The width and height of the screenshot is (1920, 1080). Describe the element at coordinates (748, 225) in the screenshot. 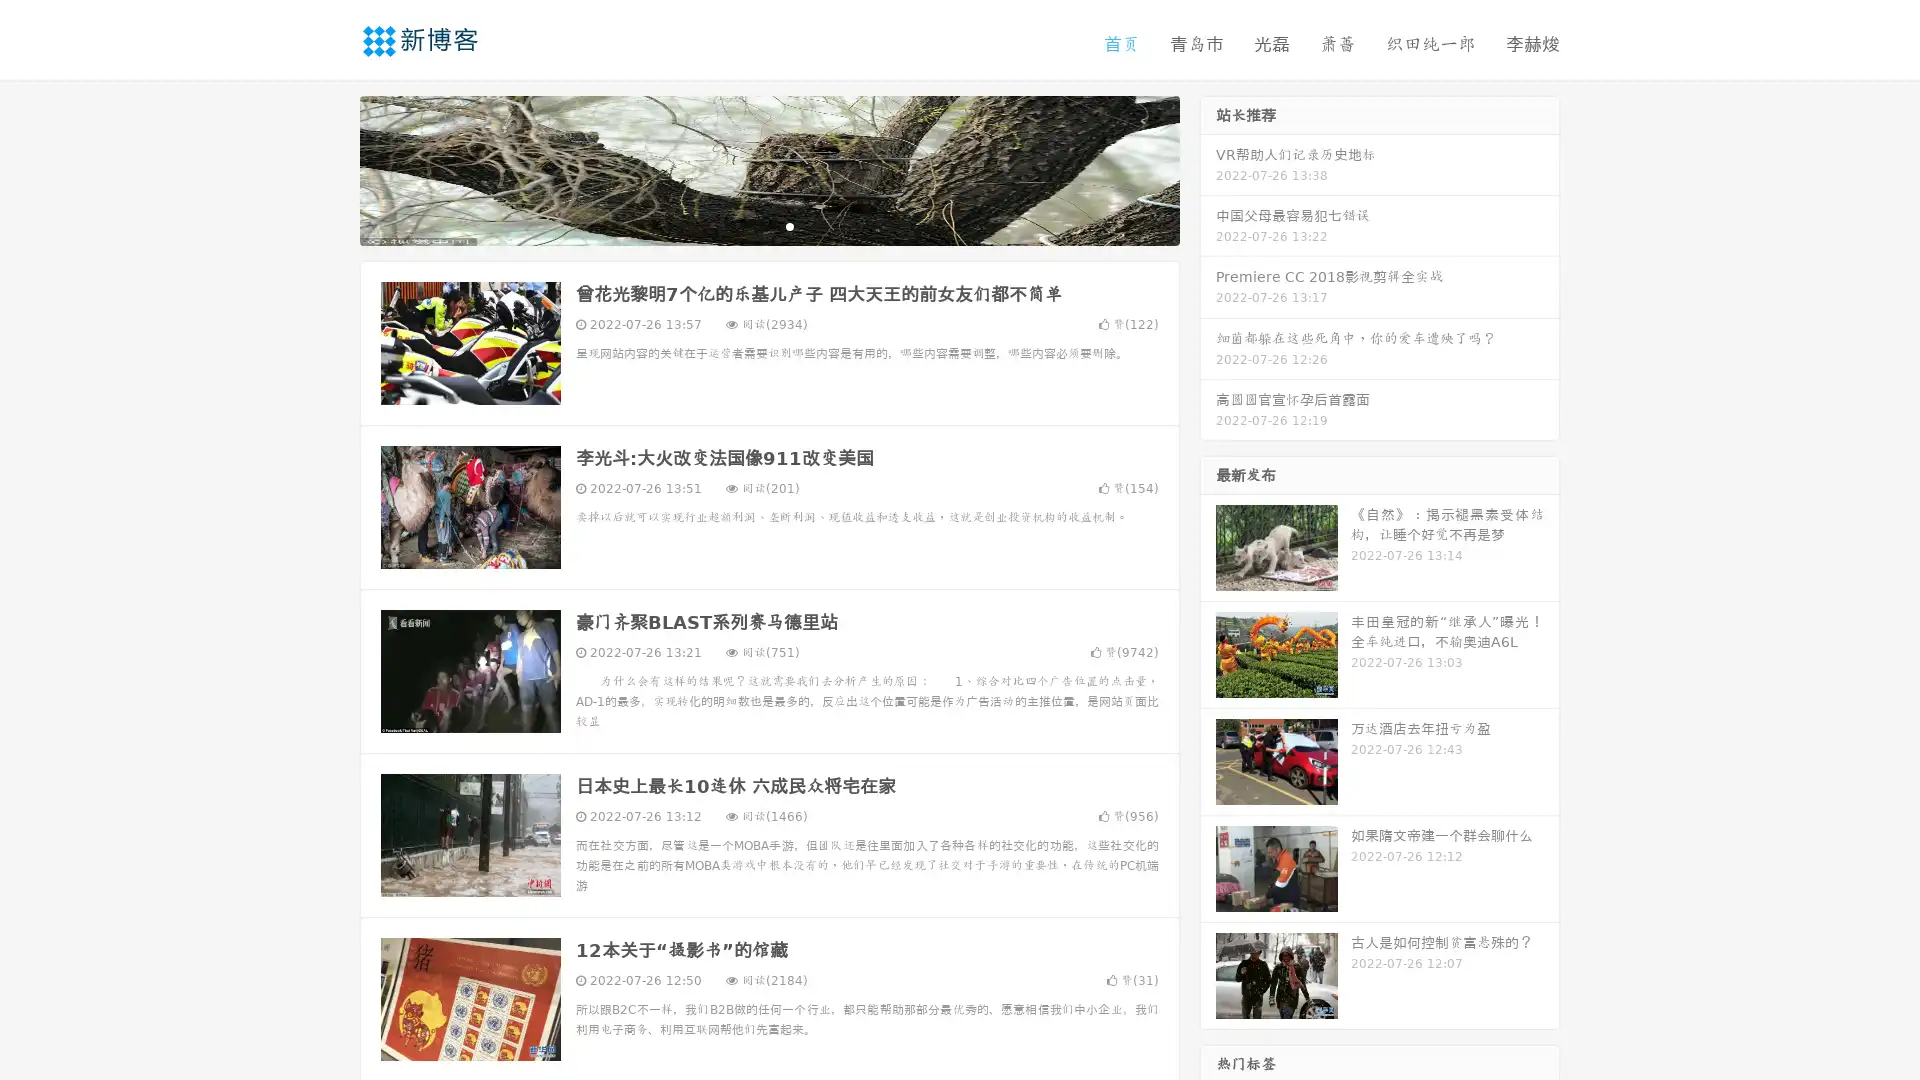

I see `Go to slide 1` at that location.